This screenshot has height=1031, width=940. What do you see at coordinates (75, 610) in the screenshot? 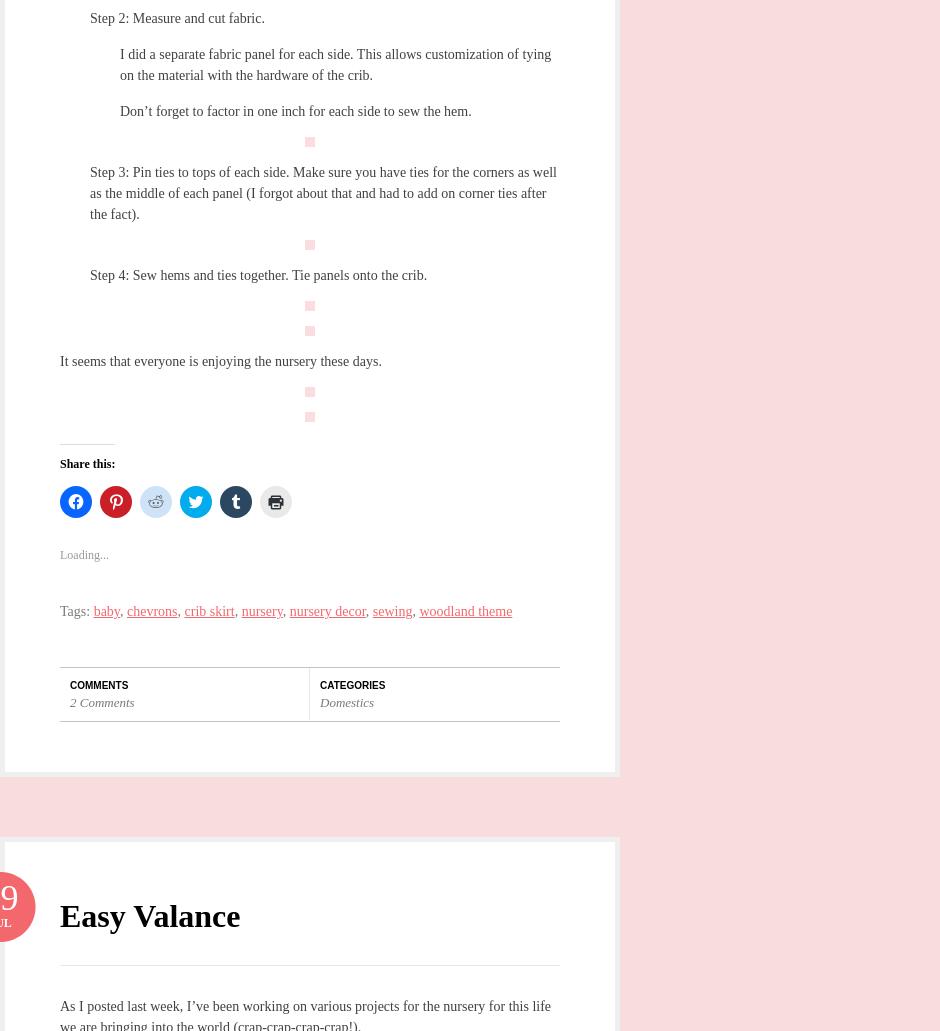
I see `'Tags:'` at bounding box center [75, 610].